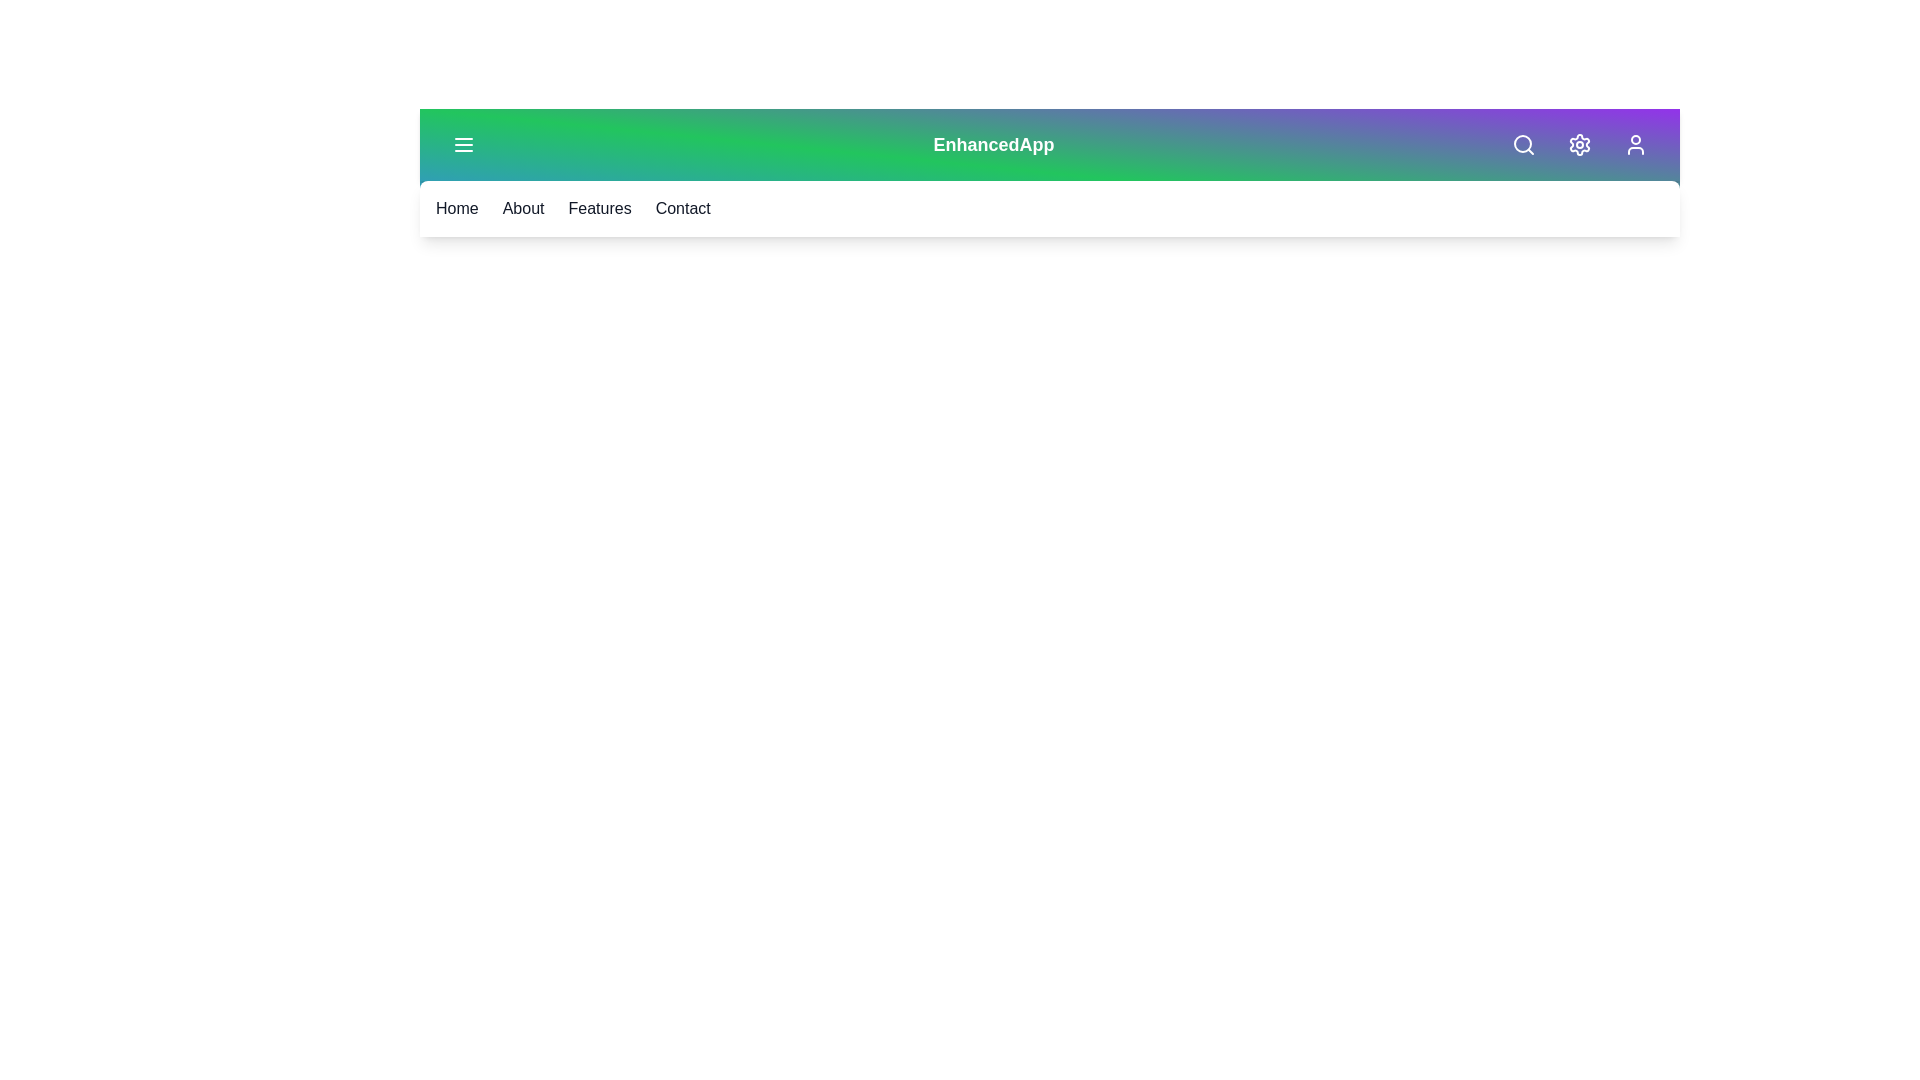 The image size is (1920, 1080). Describe the element at coordinates (1522, 144) in the screenshot. I see `the 'Search' icon located on the top-right corner of the app bar` at that location.